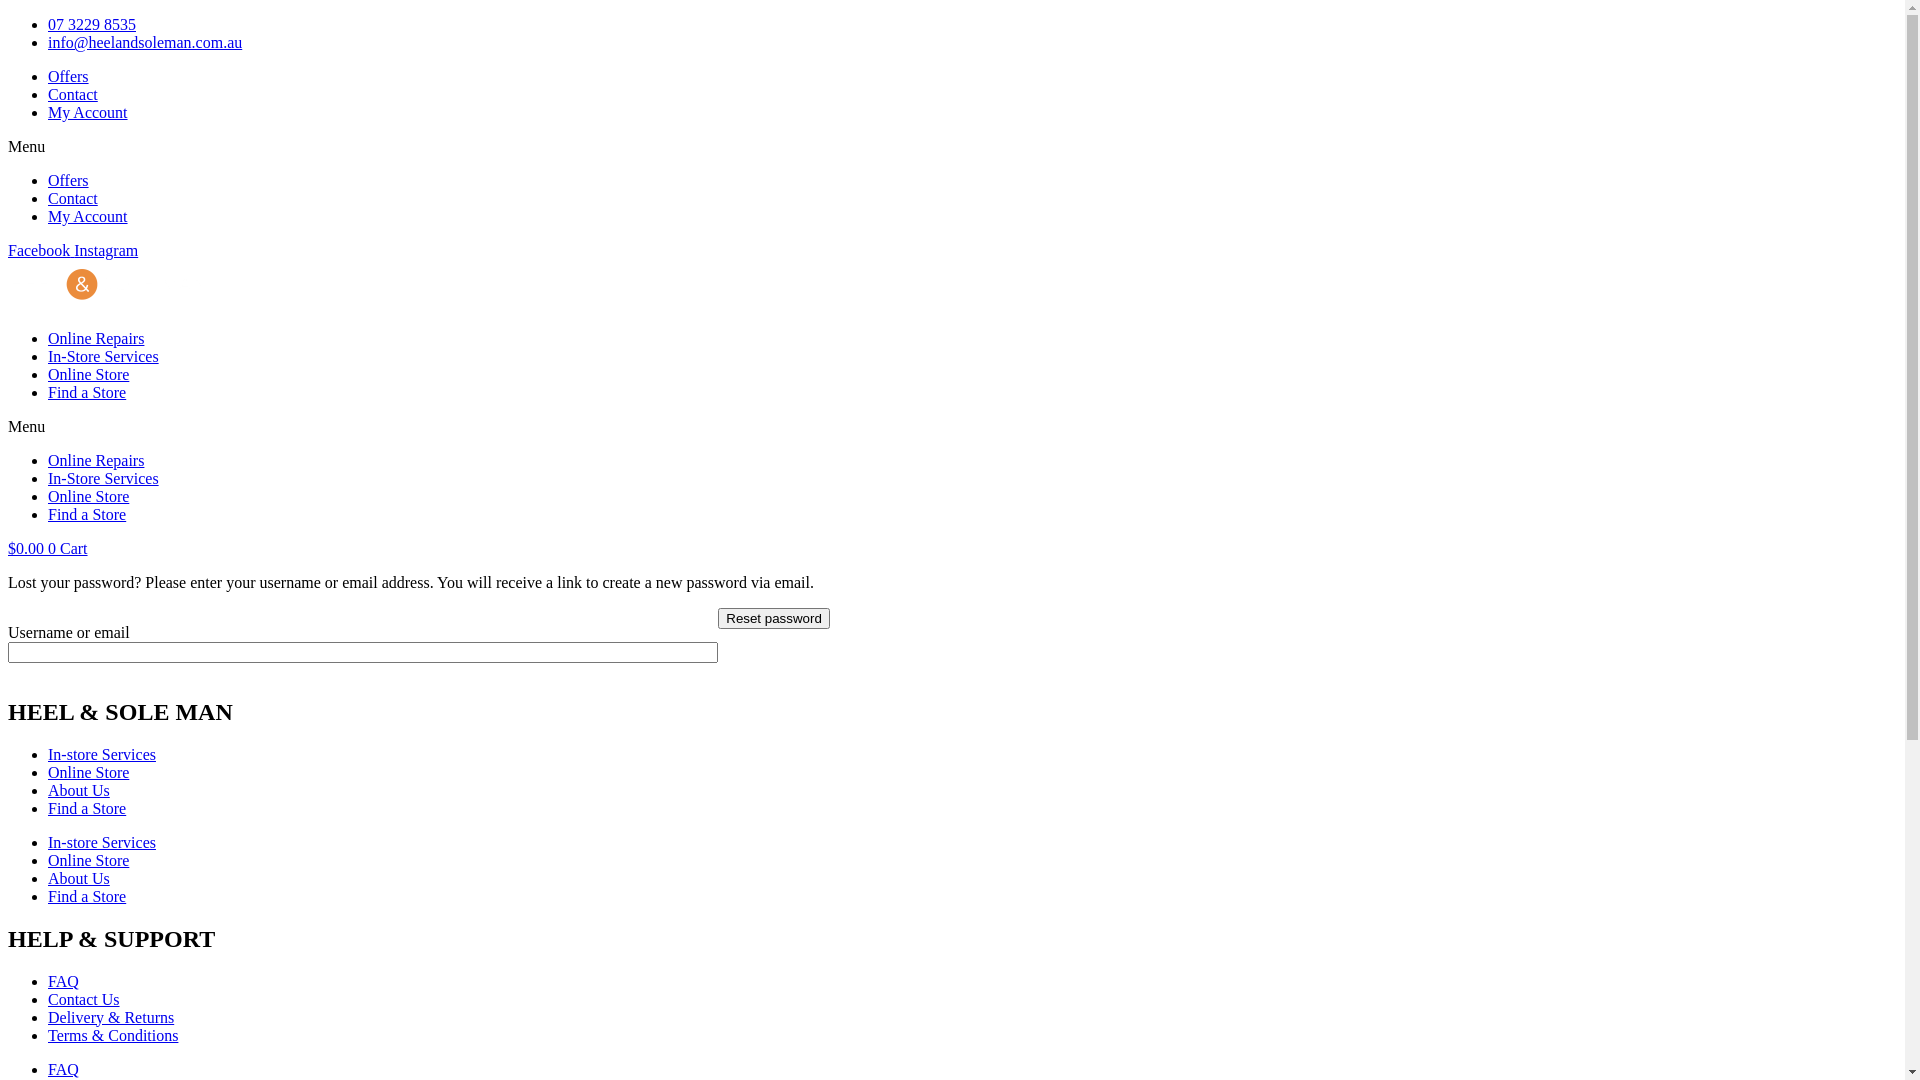 This screenshot has height=1080, width=1920. What do you see at coordinates (48, 548) in the screenshot?
I see `'$0.00 0 Cart'` at bounding box center [48, 548].